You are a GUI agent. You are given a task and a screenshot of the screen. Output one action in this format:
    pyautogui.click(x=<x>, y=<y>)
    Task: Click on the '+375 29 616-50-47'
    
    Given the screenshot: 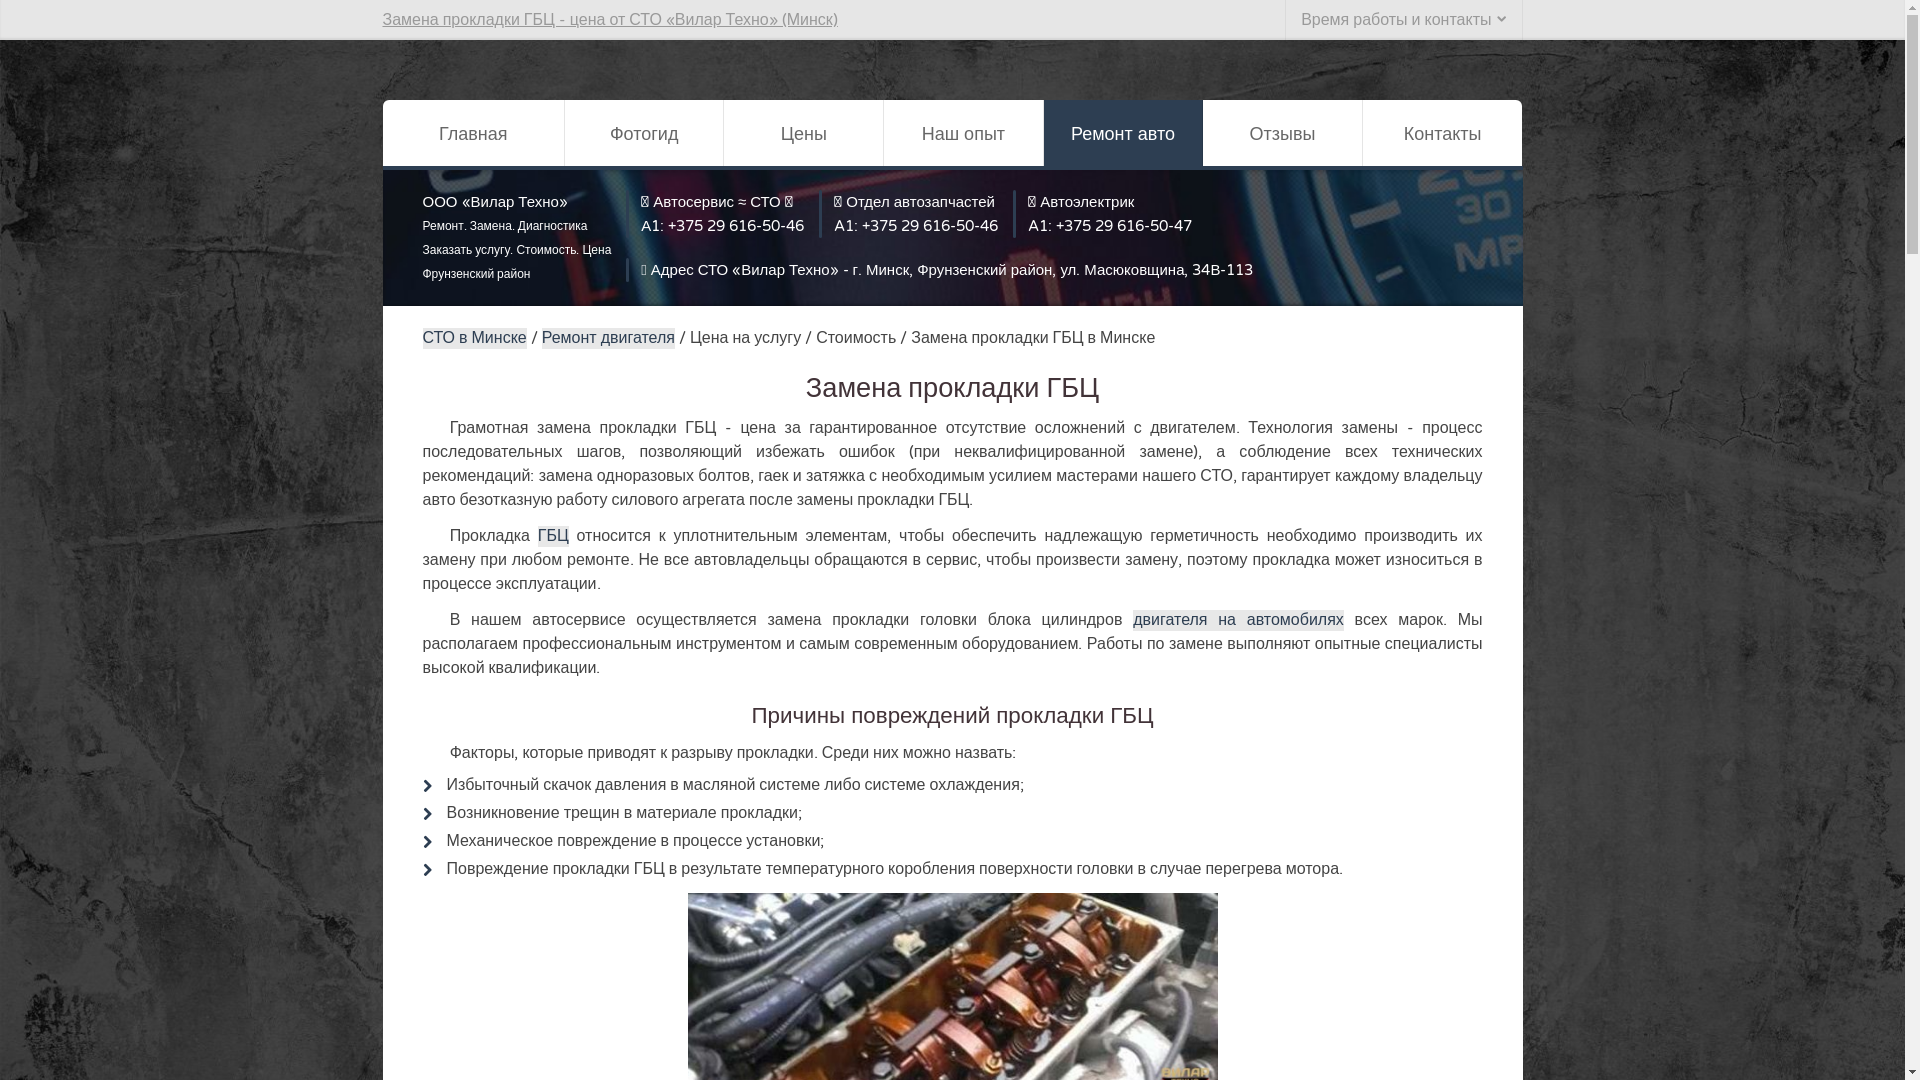 What is the action you would take?
    pyautogui.click(x=1123, y=225)
    